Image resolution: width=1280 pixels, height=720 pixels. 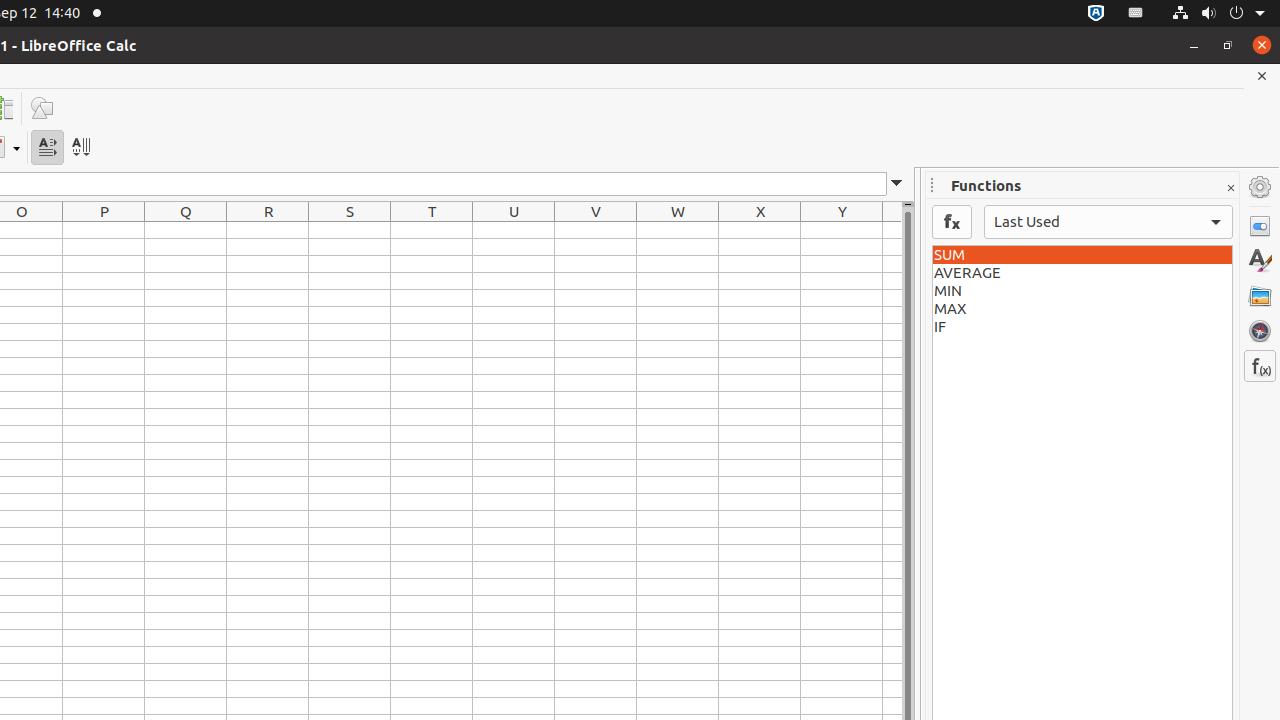 What do you see at coordinates (1094, 13) in the screenshot?
I see `':1.72/StatusNotifierItem'` at bounding box center [1094, 13].